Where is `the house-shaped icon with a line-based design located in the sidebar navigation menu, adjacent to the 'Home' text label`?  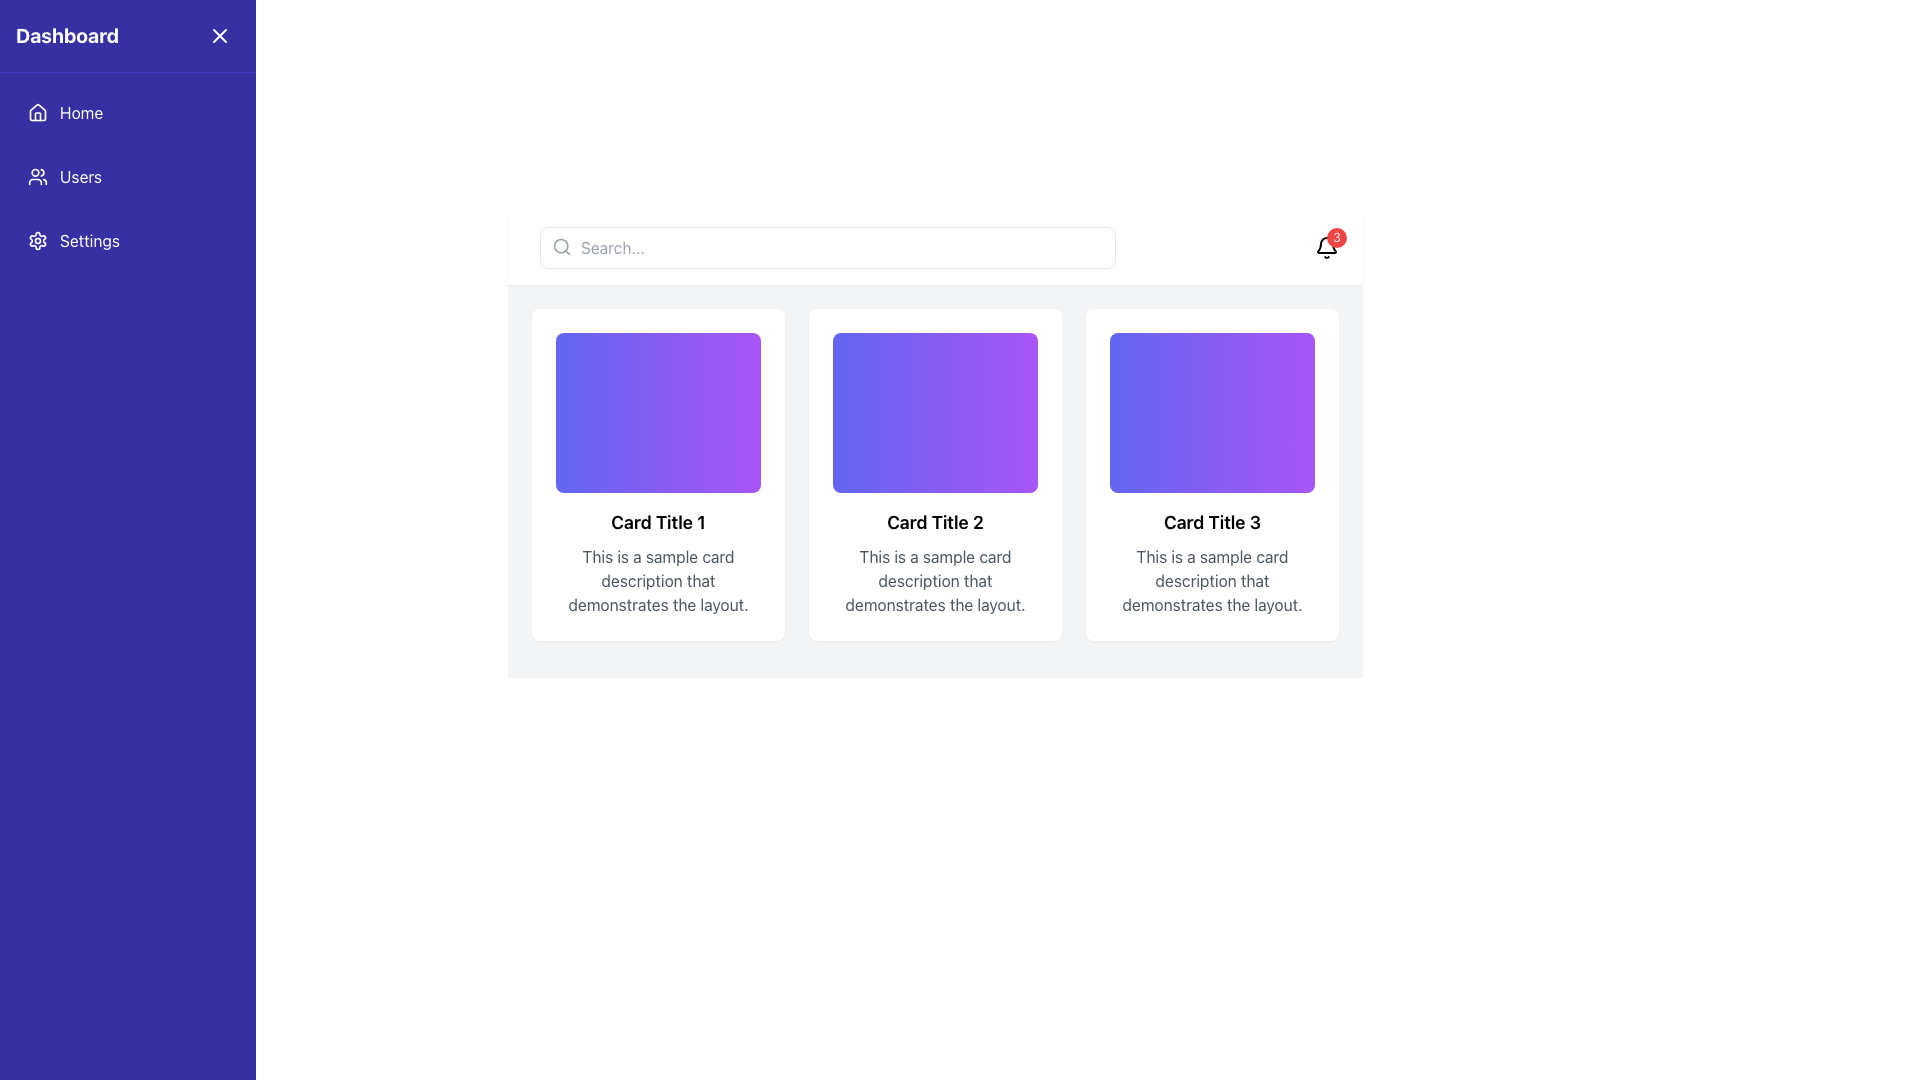
the house-shaped icon with a line-based design located in the sidebar navigation menu, adjacent to the 'Home' text label is located at coordinates (38, 112).